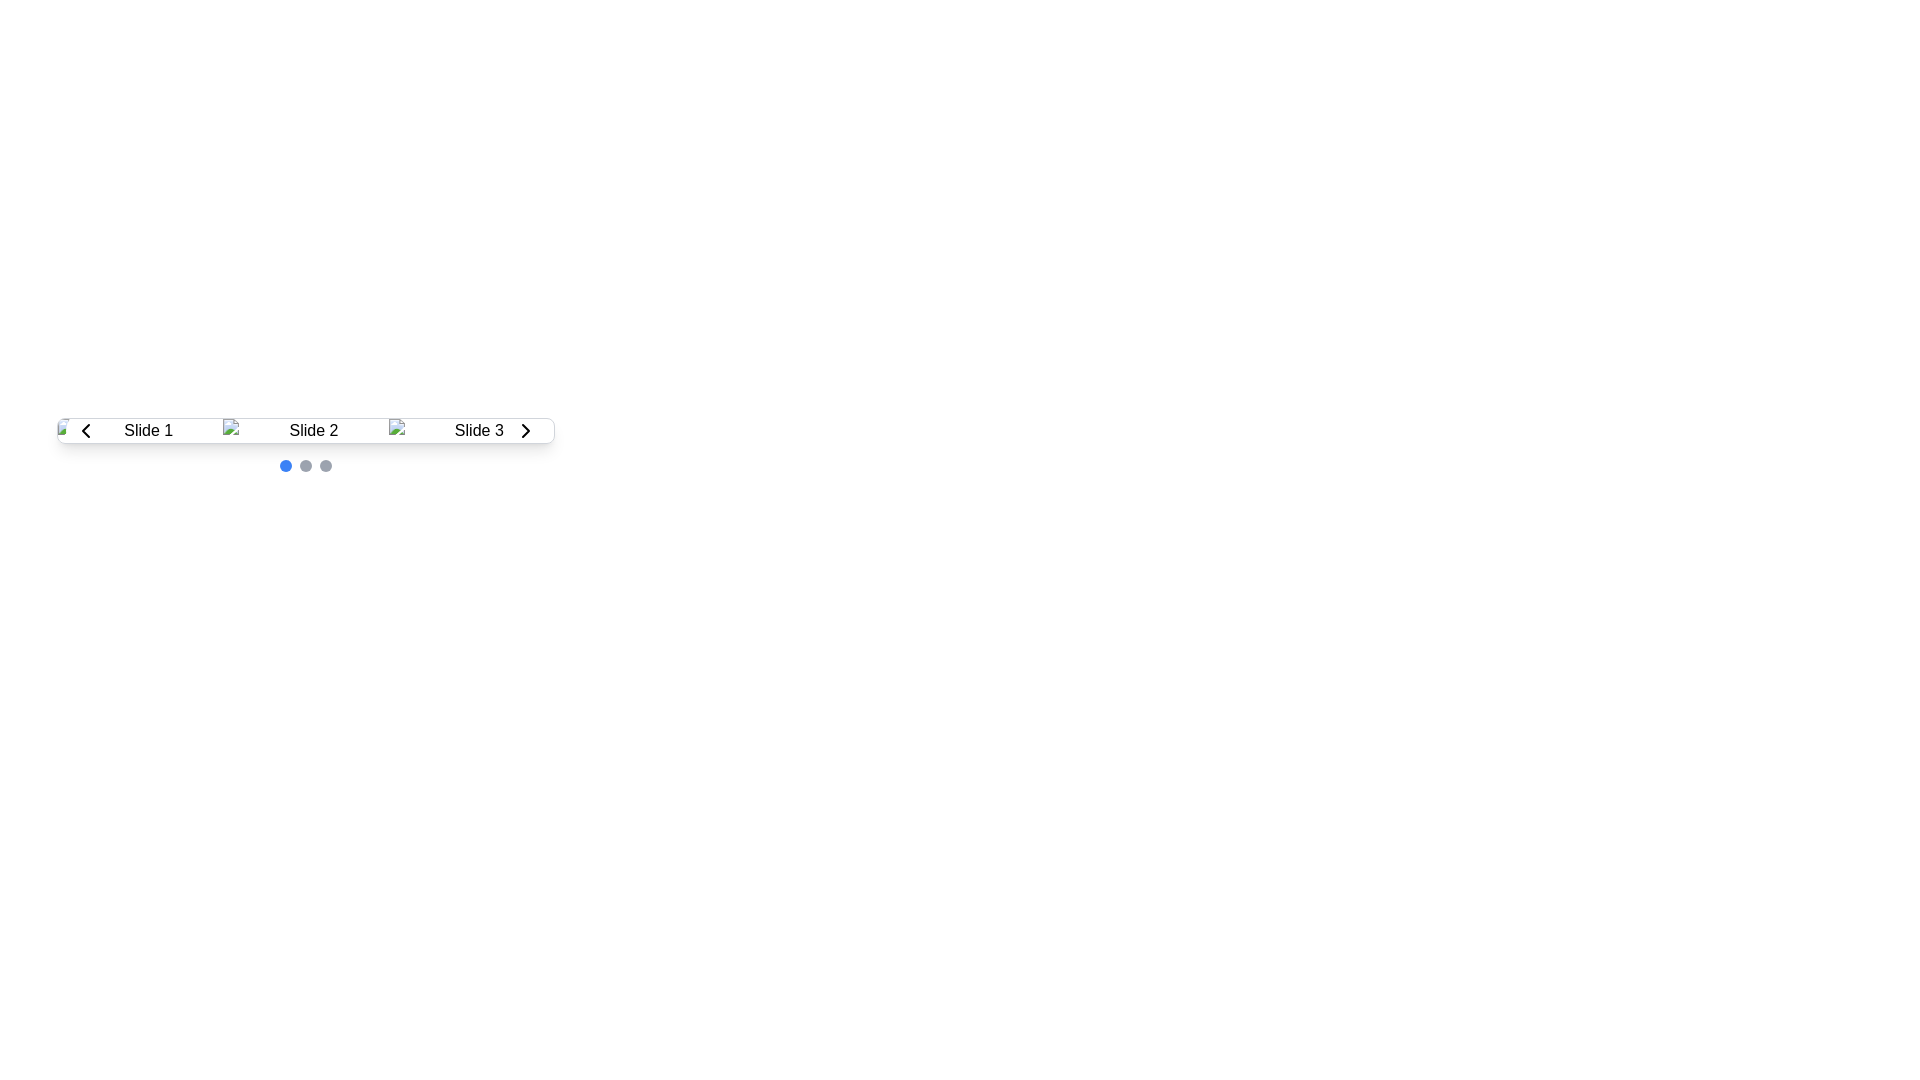  I want to click on the navigation button located at the rightmost end of the horizontal navigation bar below the 'Slide 3' label, so click(526, 430).